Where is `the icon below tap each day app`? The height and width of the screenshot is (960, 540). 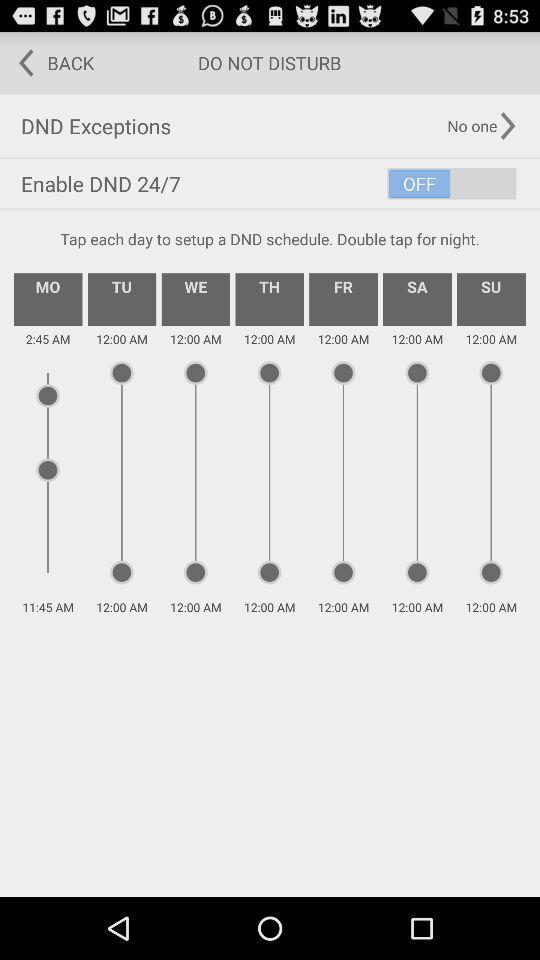 the icon below tap each day app is located at coordinates (122, 298).